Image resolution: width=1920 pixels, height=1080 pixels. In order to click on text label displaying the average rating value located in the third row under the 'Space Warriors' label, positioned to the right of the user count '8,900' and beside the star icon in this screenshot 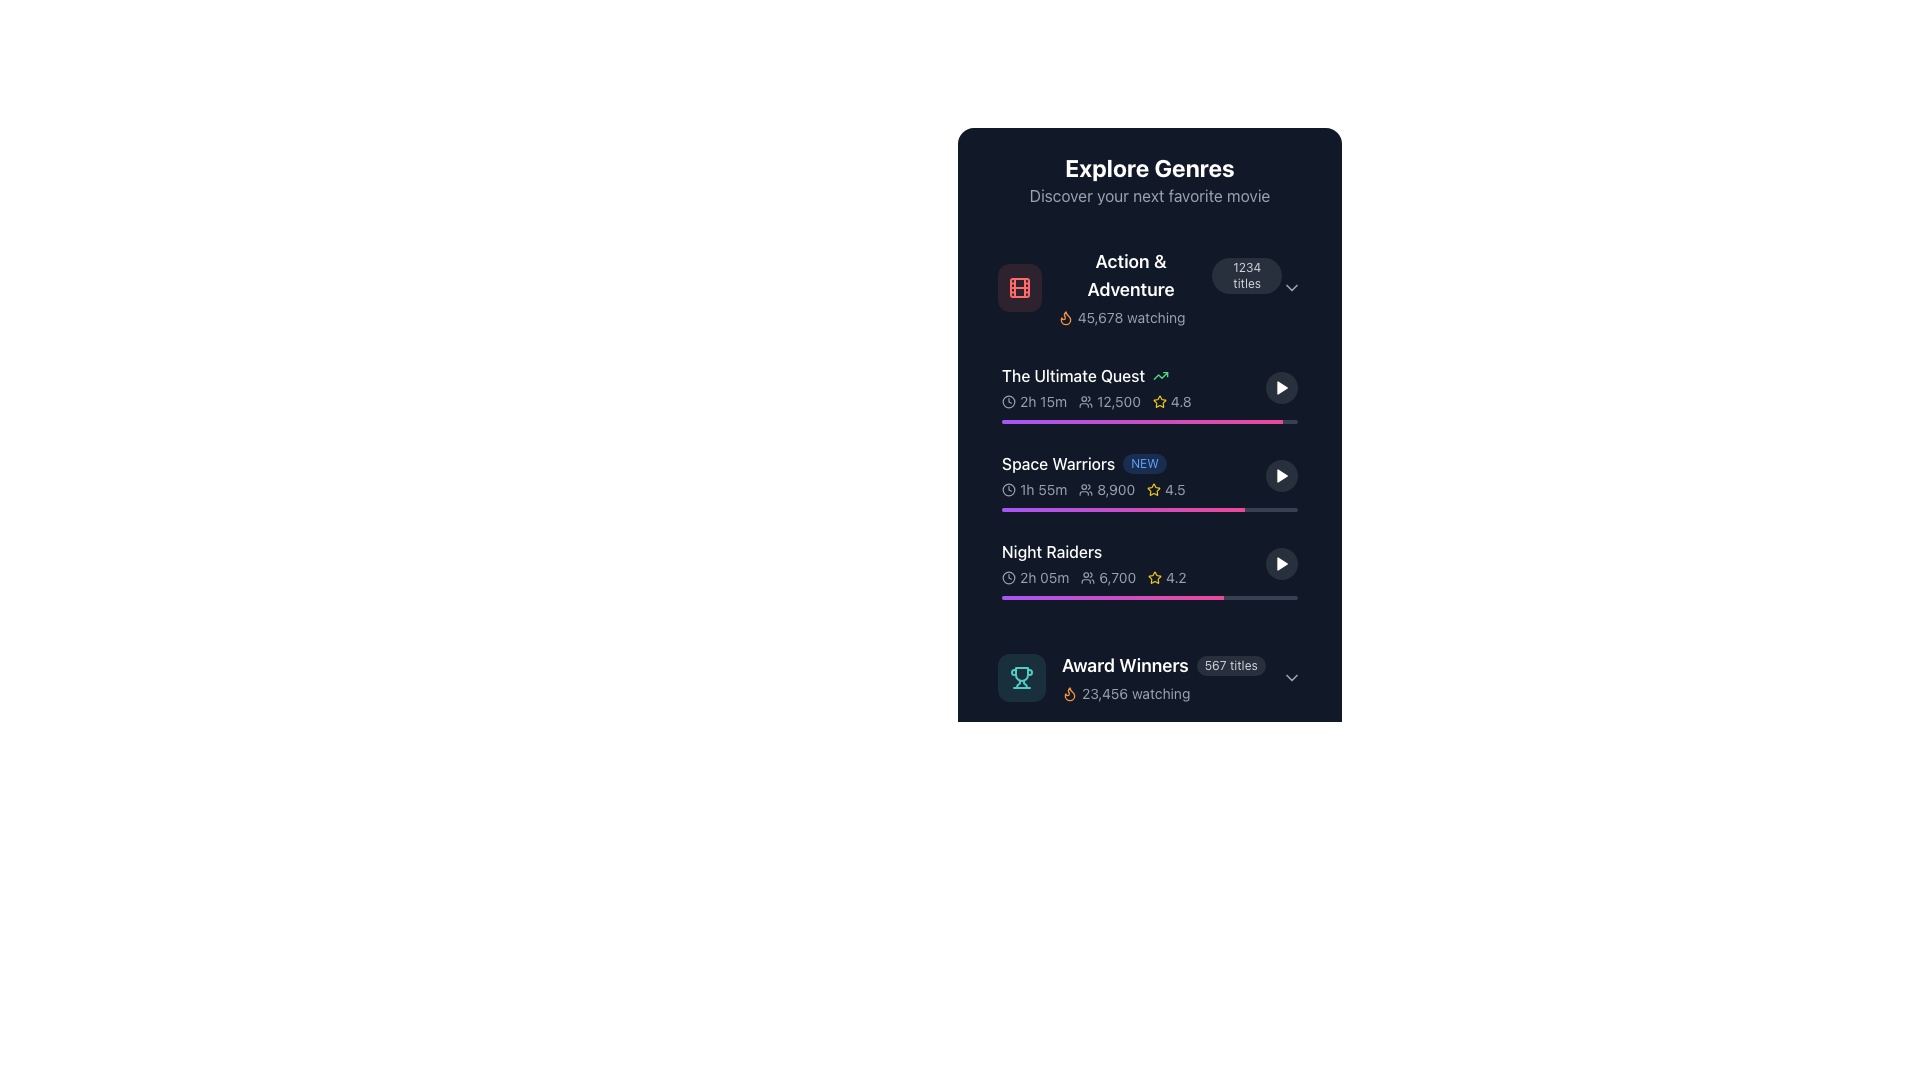, I will do `click(1166, 489)`.